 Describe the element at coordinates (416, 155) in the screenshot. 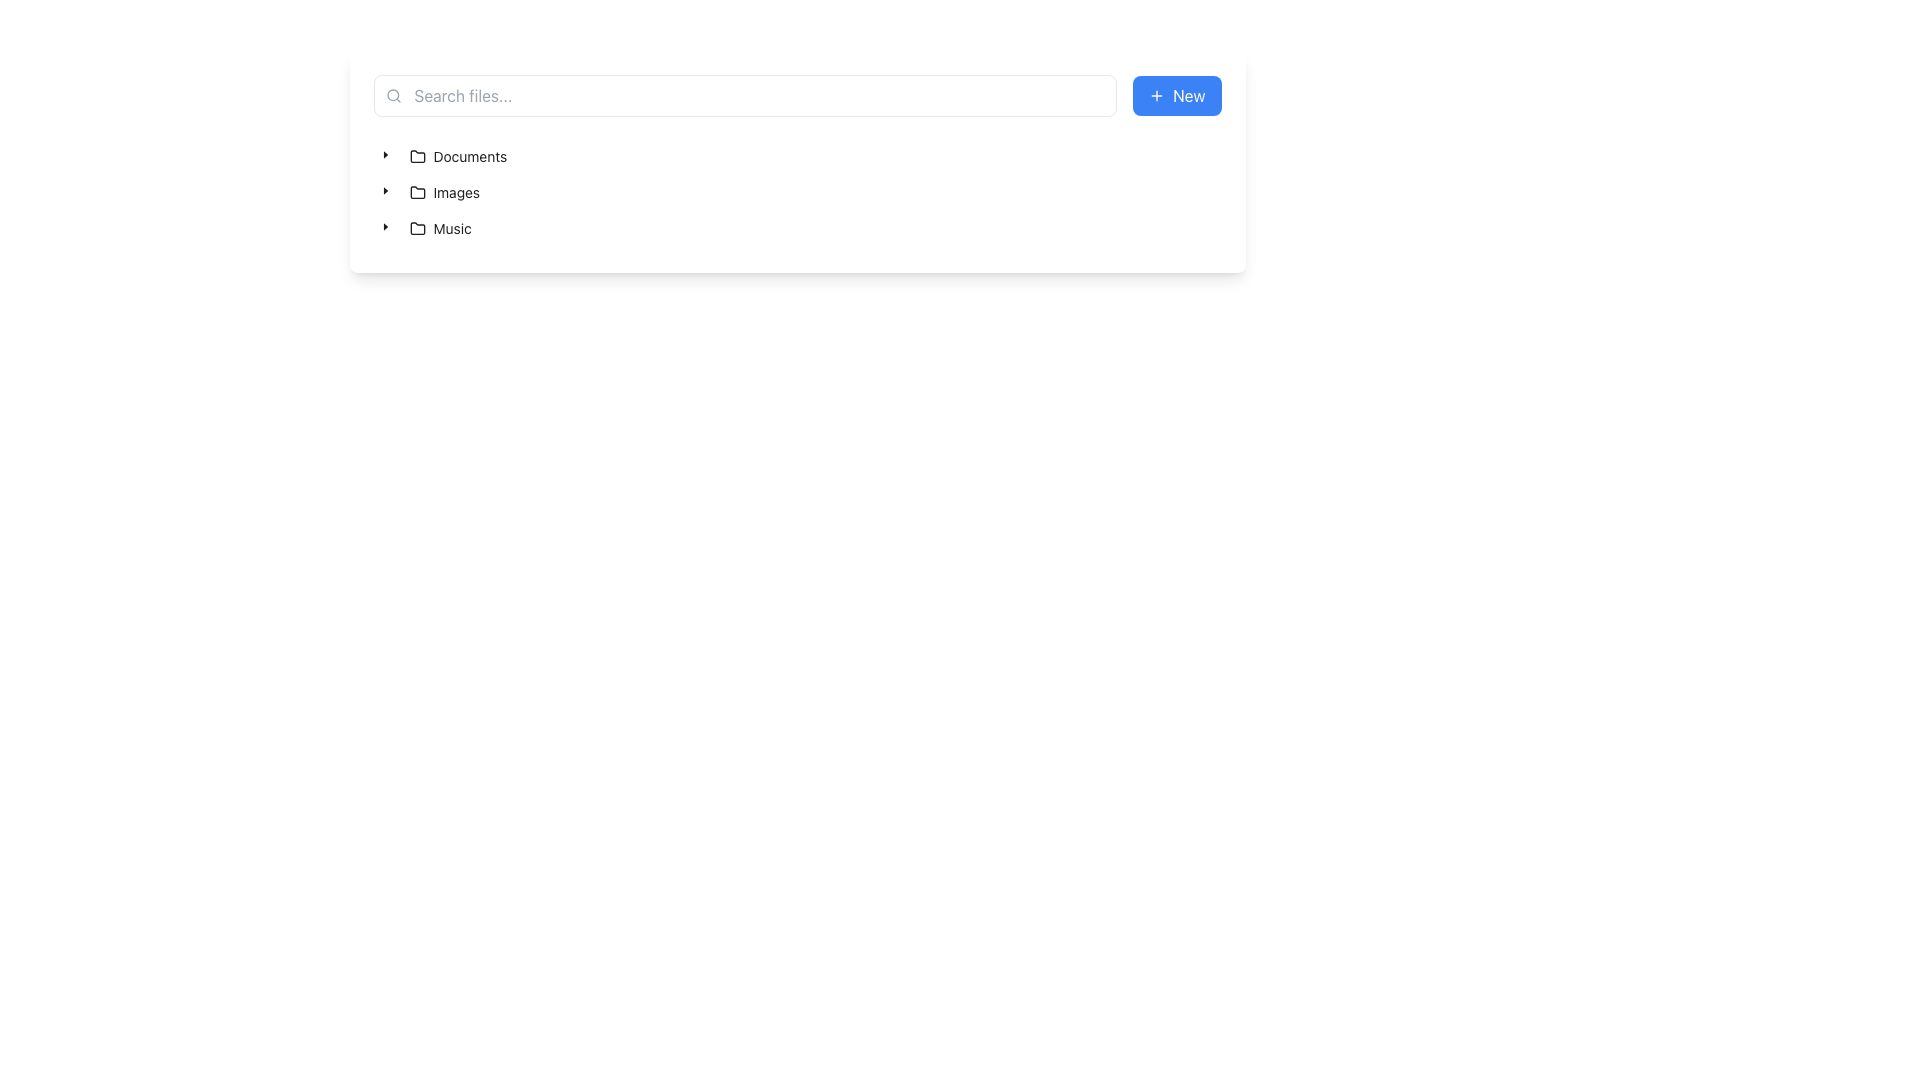

I see `the folder icon associated with the 'Documents' label to interact with its functionality` at that location.